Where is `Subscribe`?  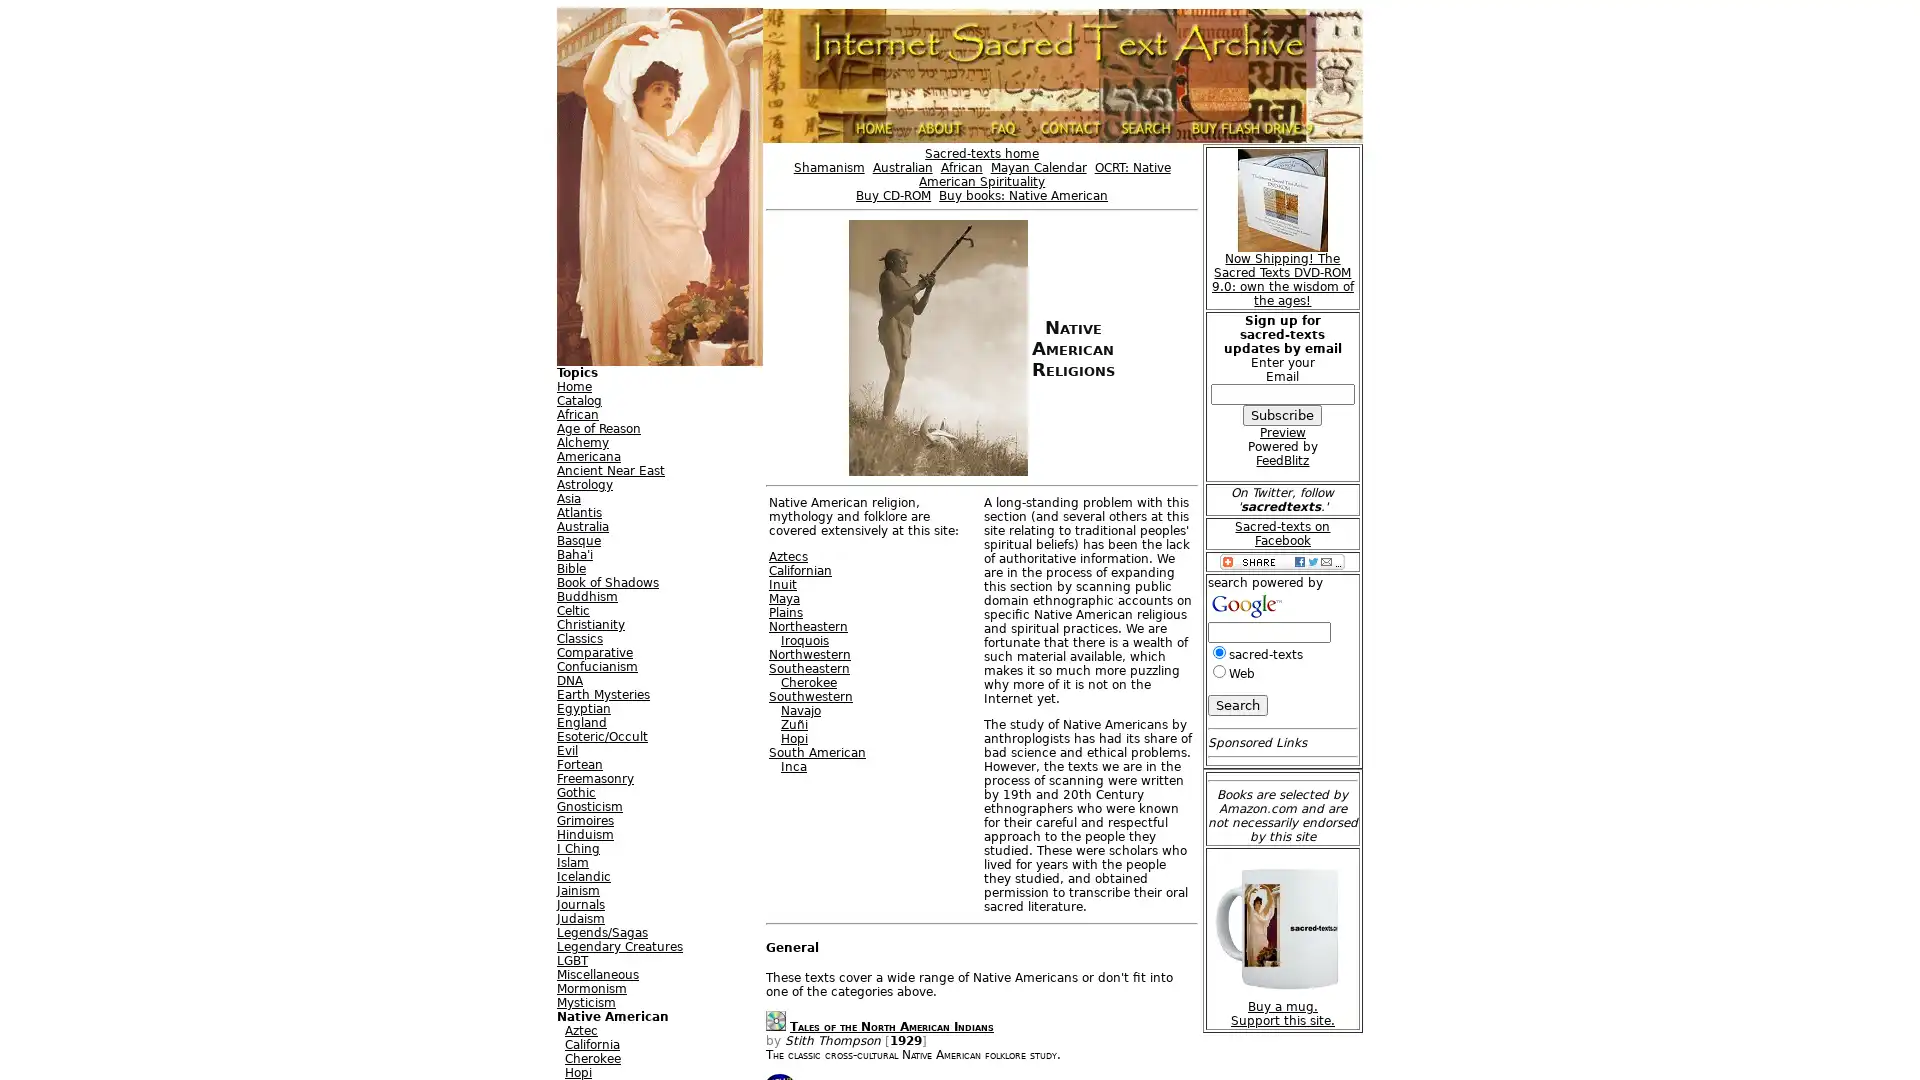 Subscribe is located at coordinates (1282, 414).